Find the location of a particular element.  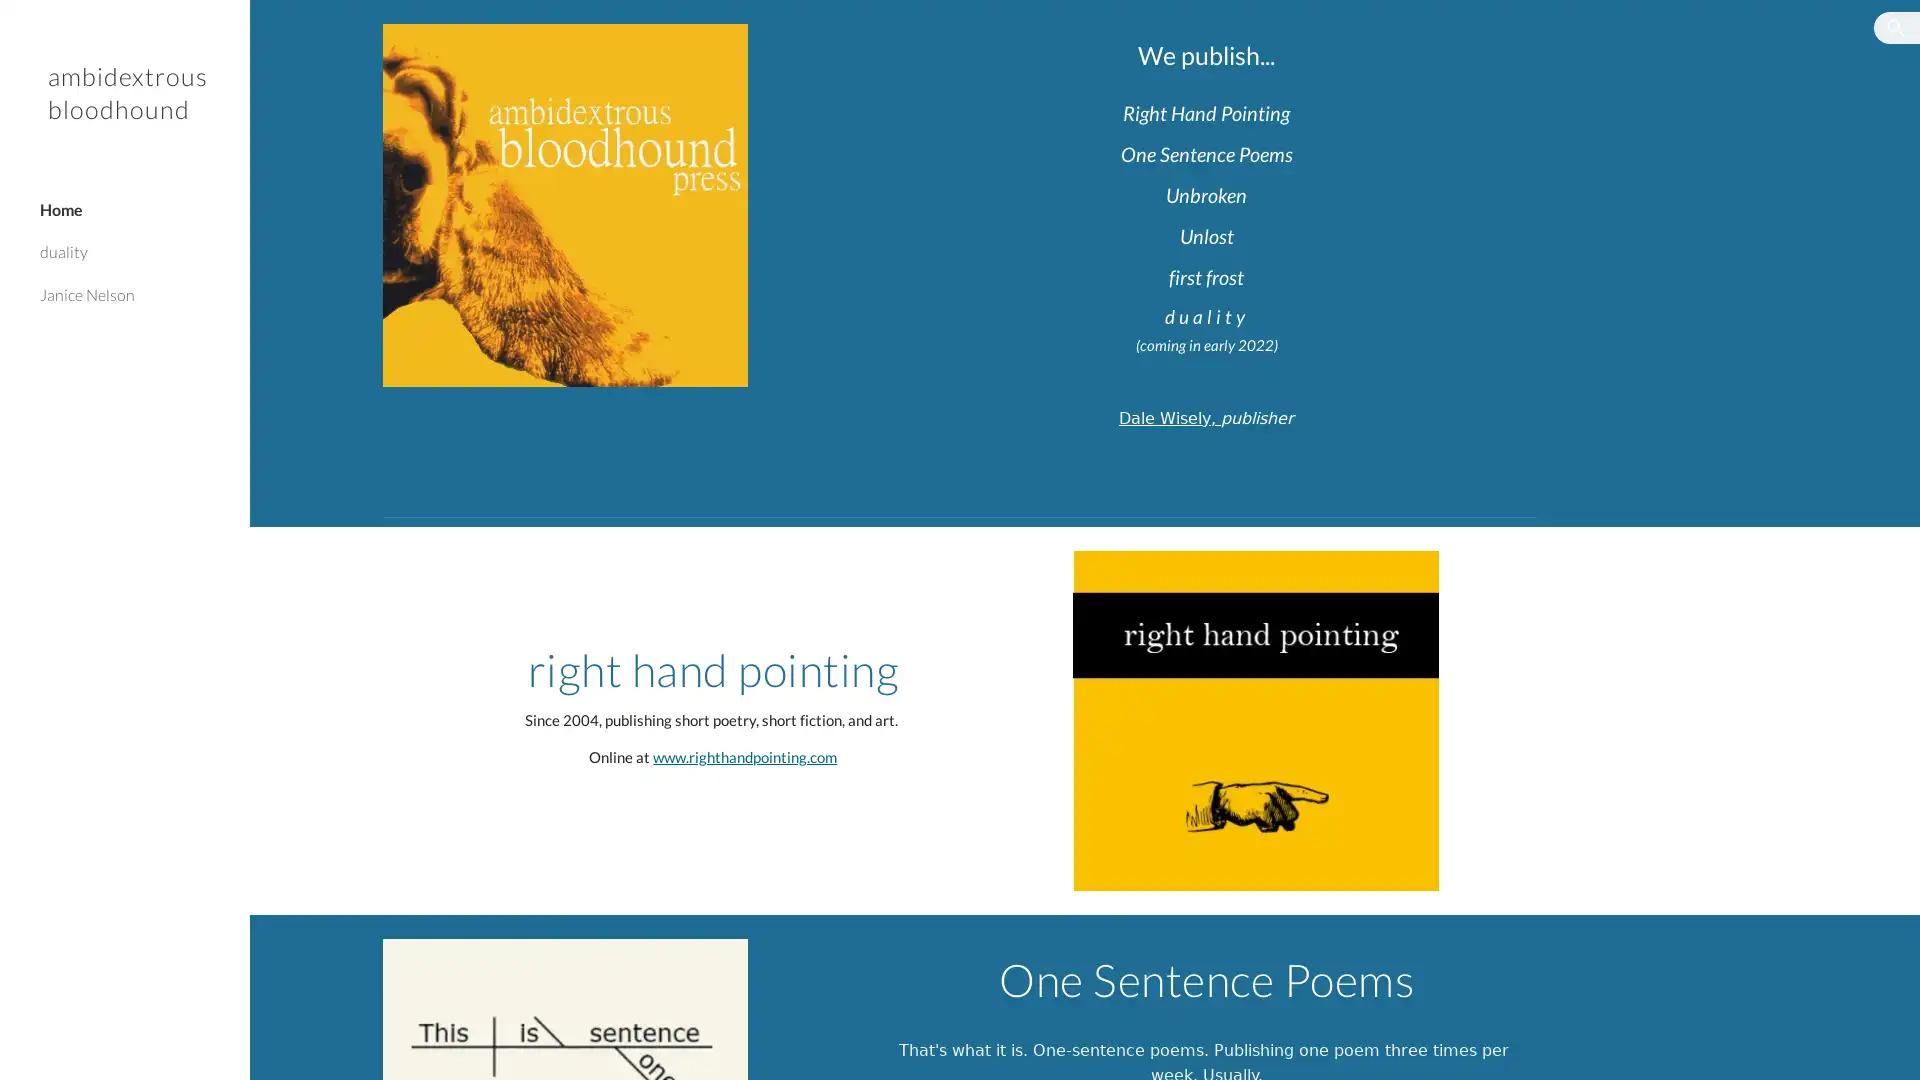

Copy heading link is located at coordinates (1045, 670).